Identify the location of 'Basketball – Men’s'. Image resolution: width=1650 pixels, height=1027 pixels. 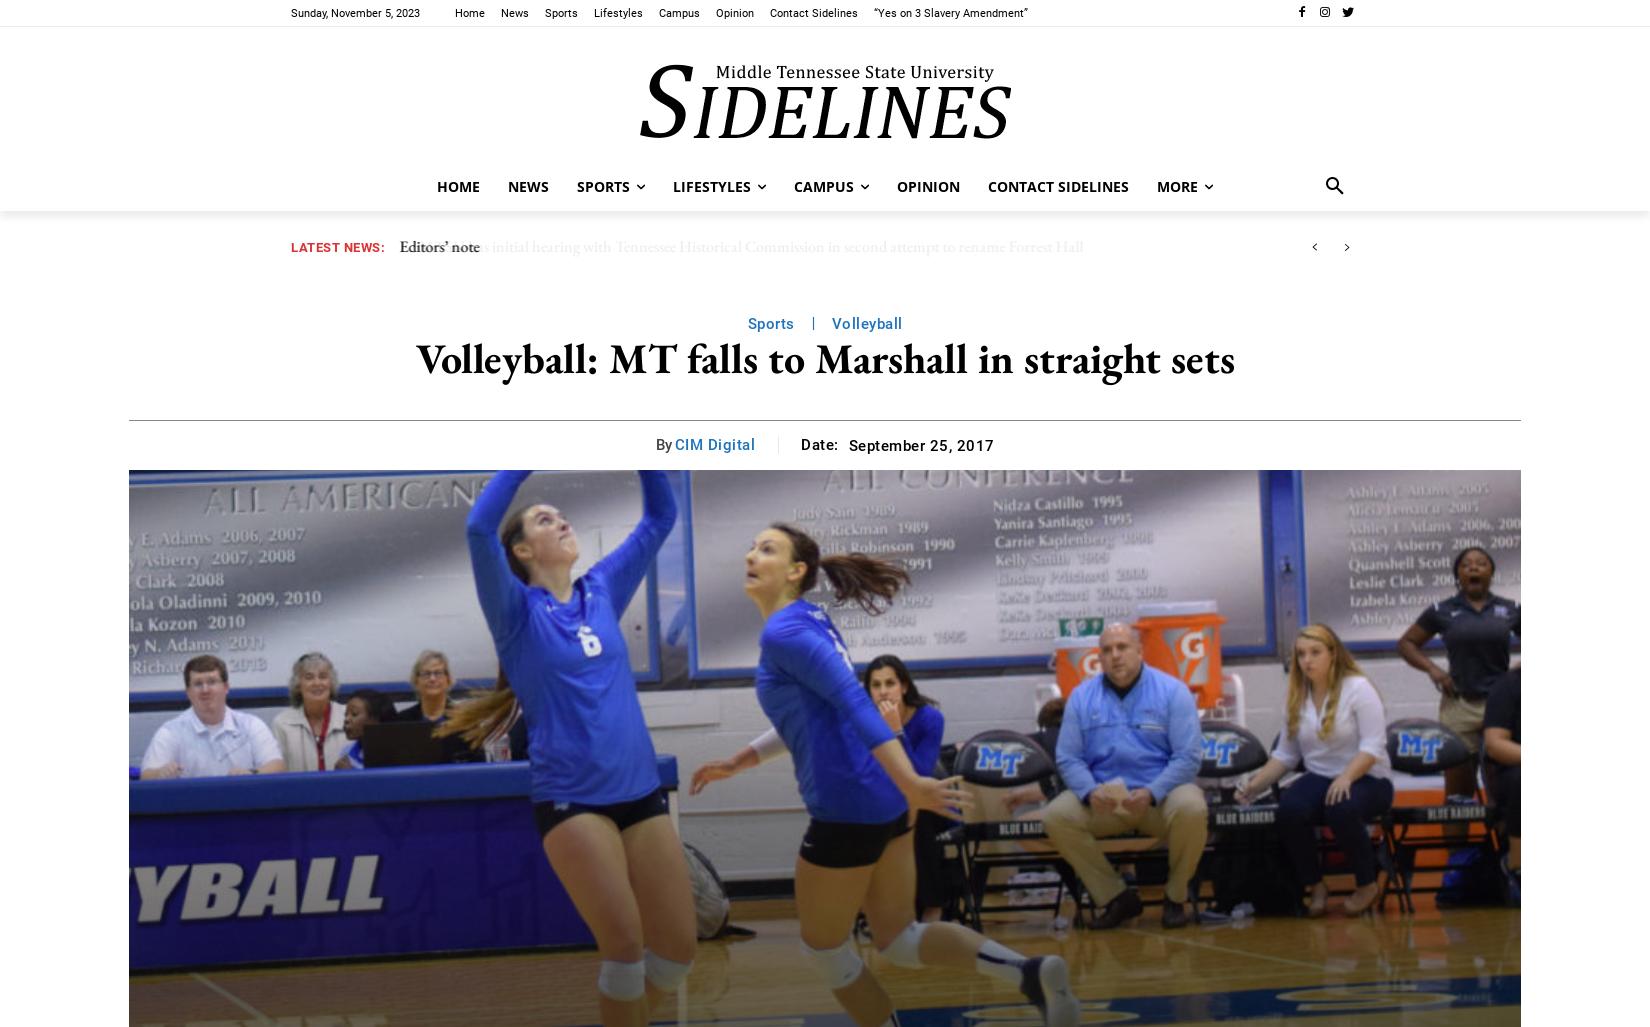
(602, 94).